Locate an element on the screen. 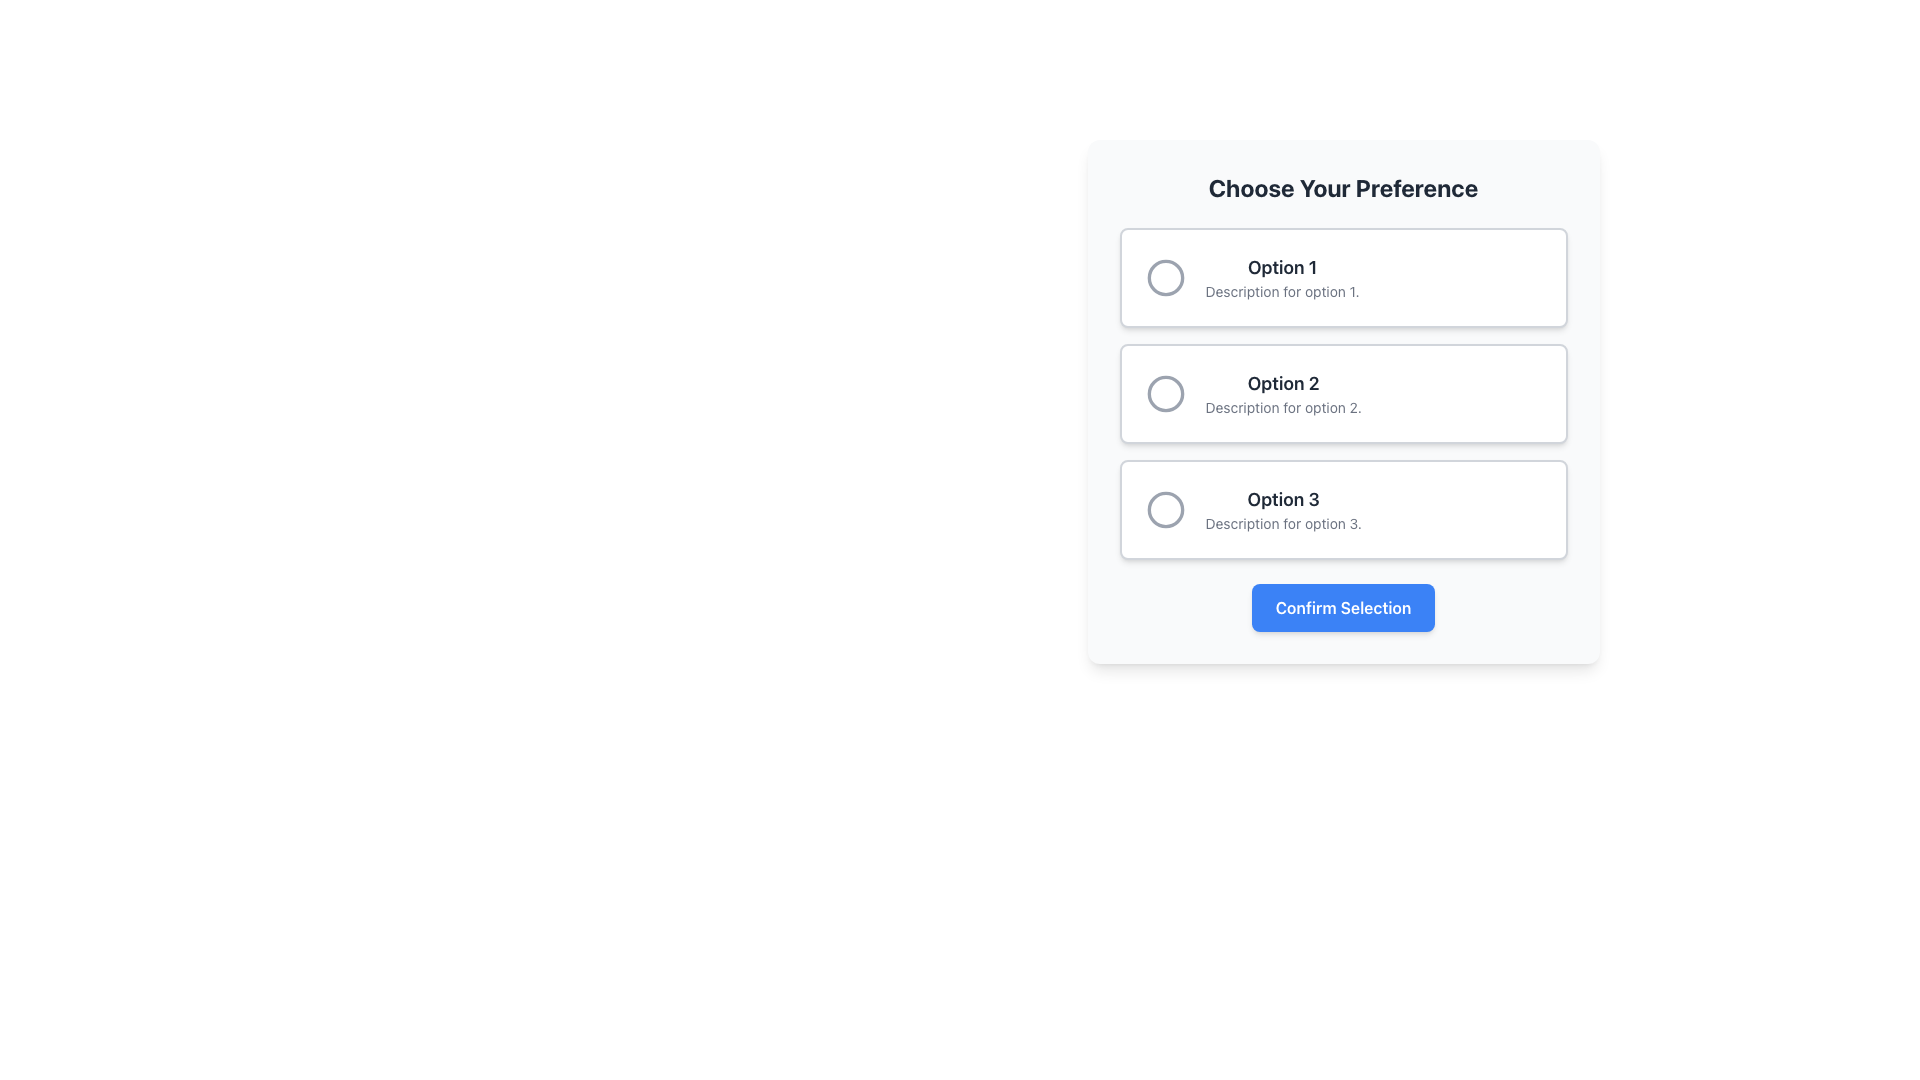 The height and width of the screenshot is (1080, 1920). the gray circular icon located to the left of the text 'Option 1' within the first selectable card is located at coordinates (1165, 277).